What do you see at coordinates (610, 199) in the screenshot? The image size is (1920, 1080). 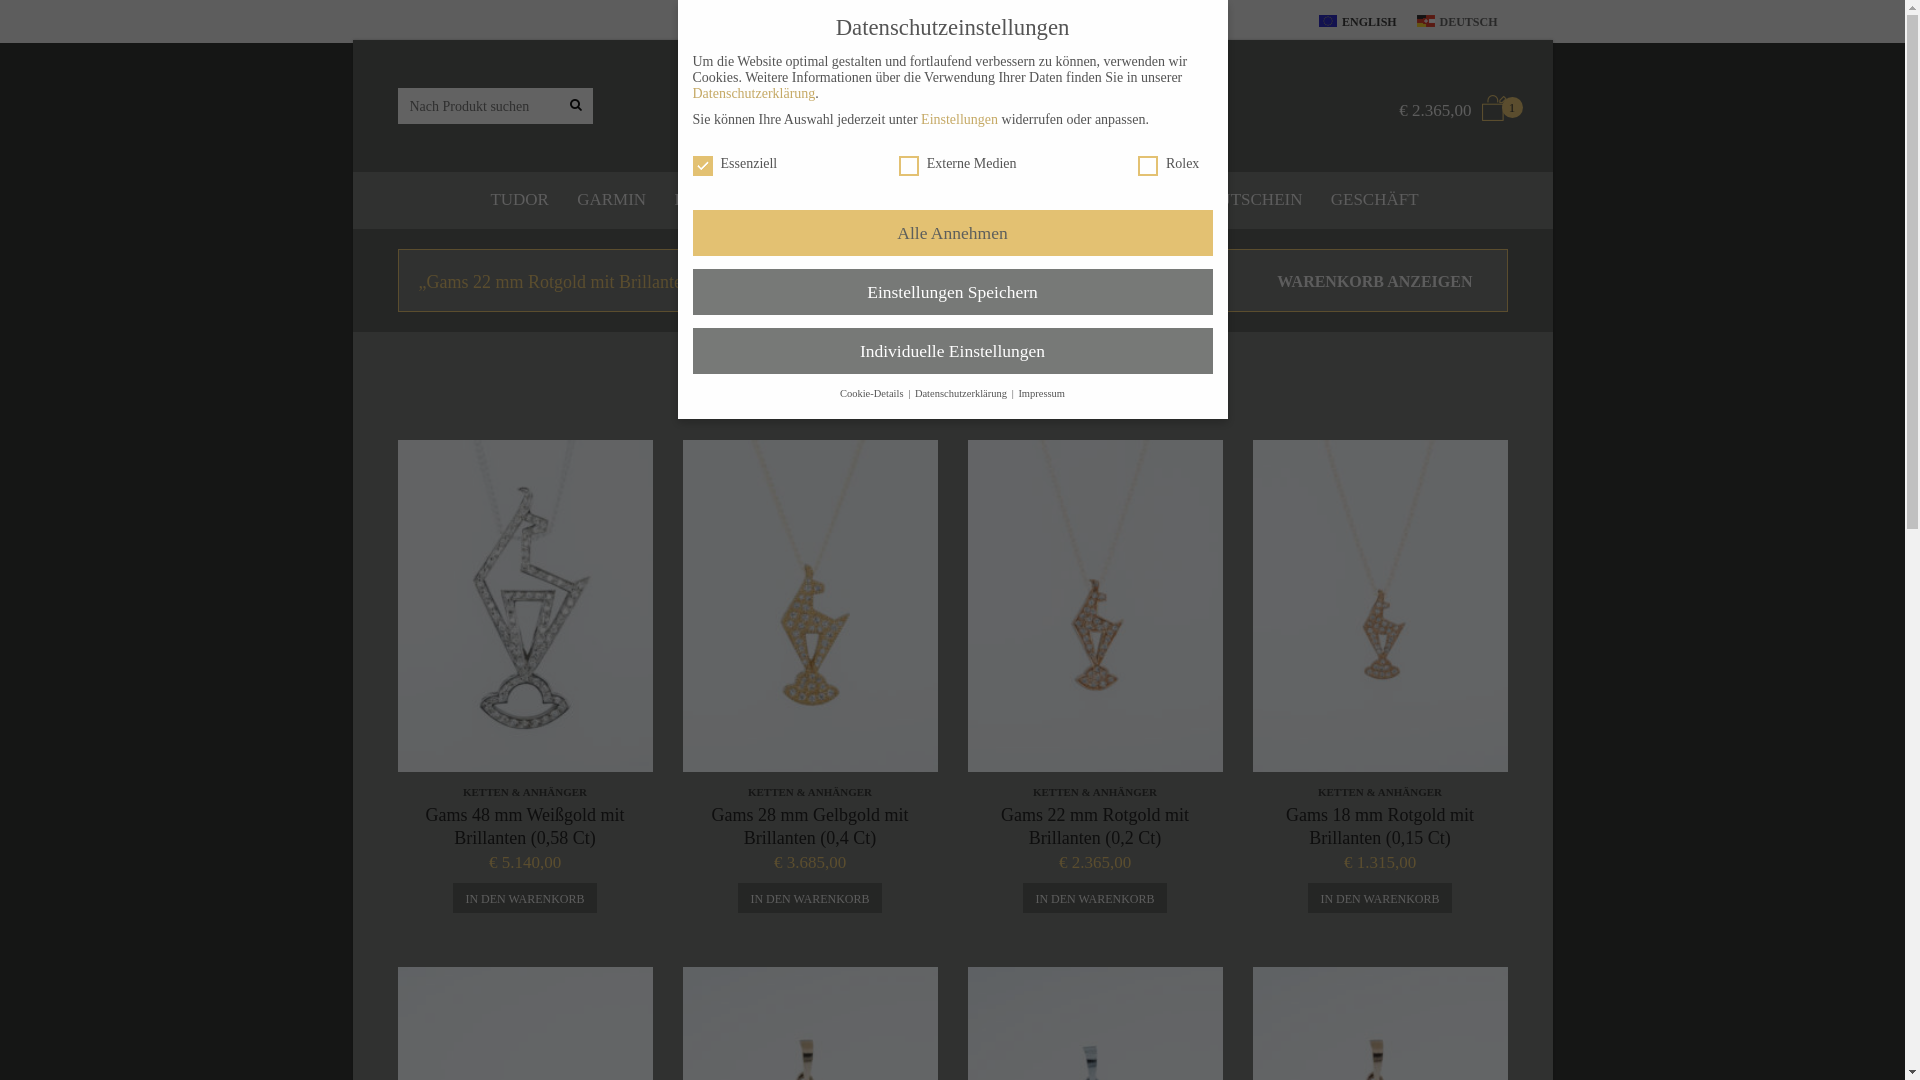 I see `'GARMIN'` at bounding box center [610, 199].